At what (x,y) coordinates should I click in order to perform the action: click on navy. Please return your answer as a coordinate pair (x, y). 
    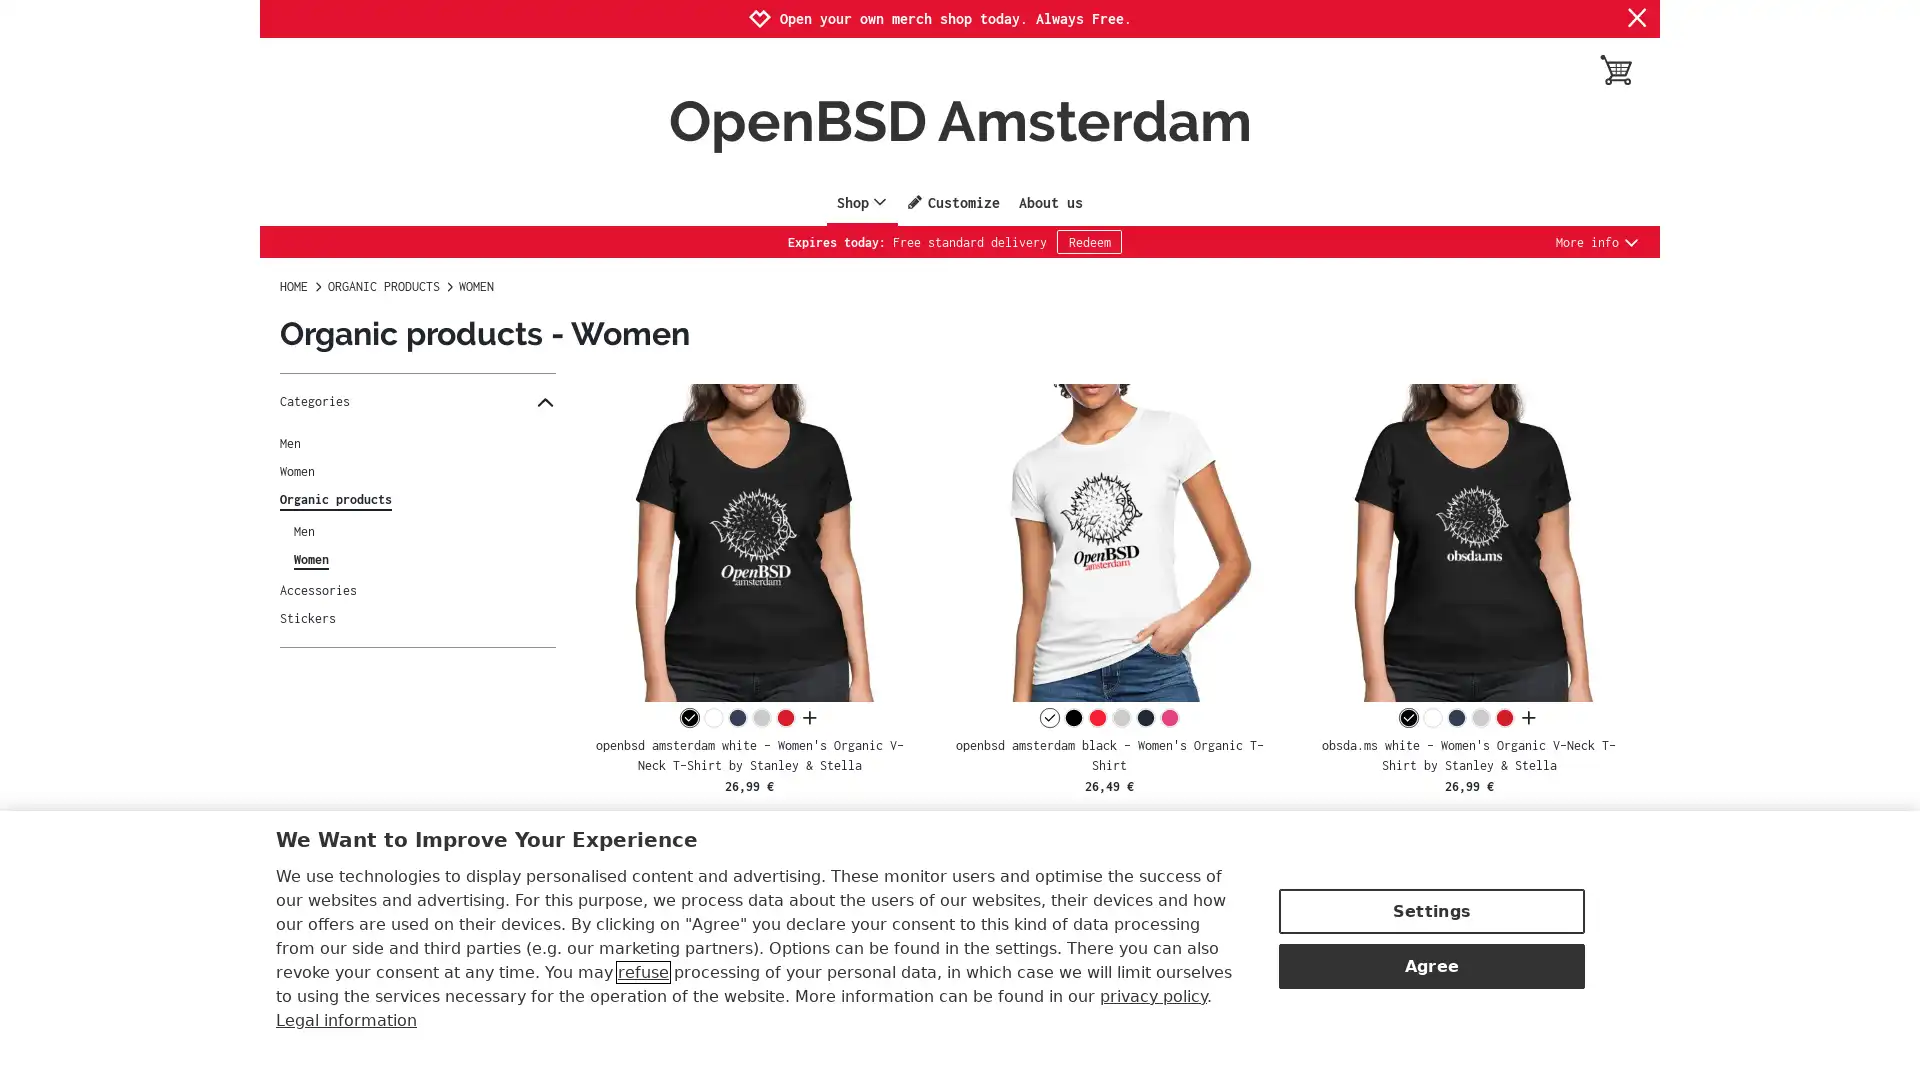
    Looking at the image, I should click on (1457, 717).